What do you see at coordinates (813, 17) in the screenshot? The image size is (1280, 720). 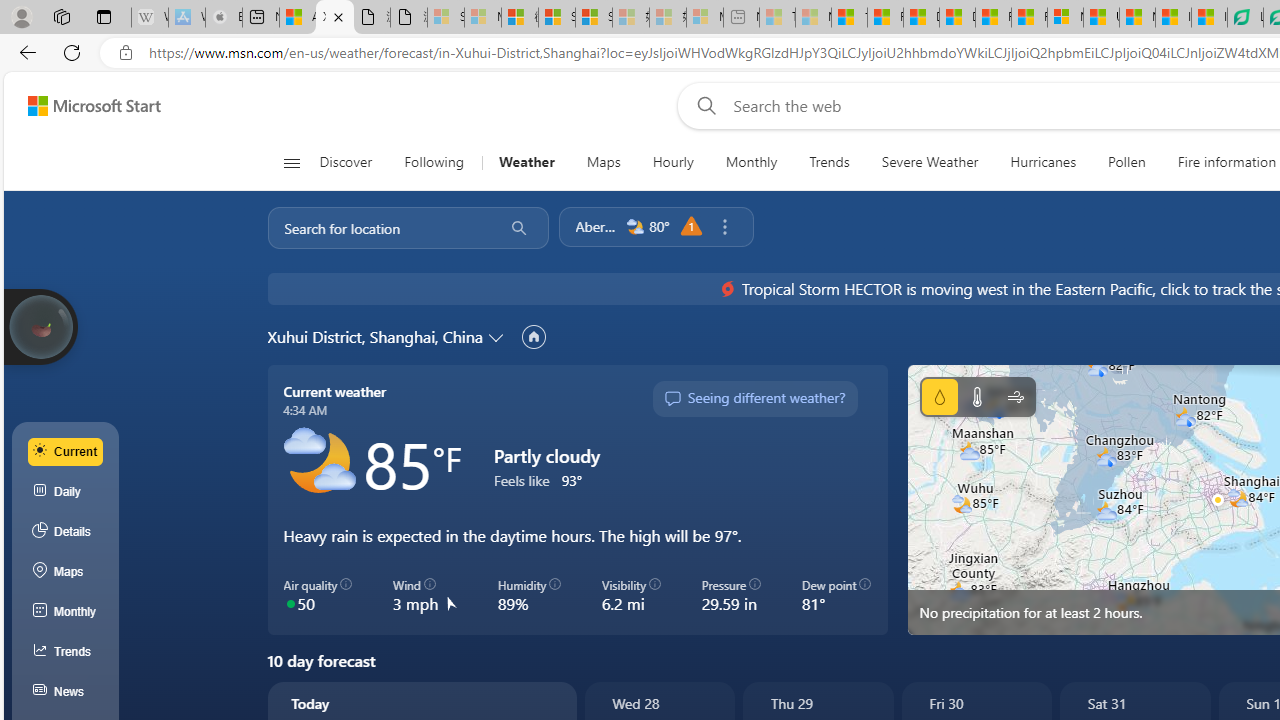 I see `'Marine life - MSN - Sleeping'` at bounding box center [813, 17].